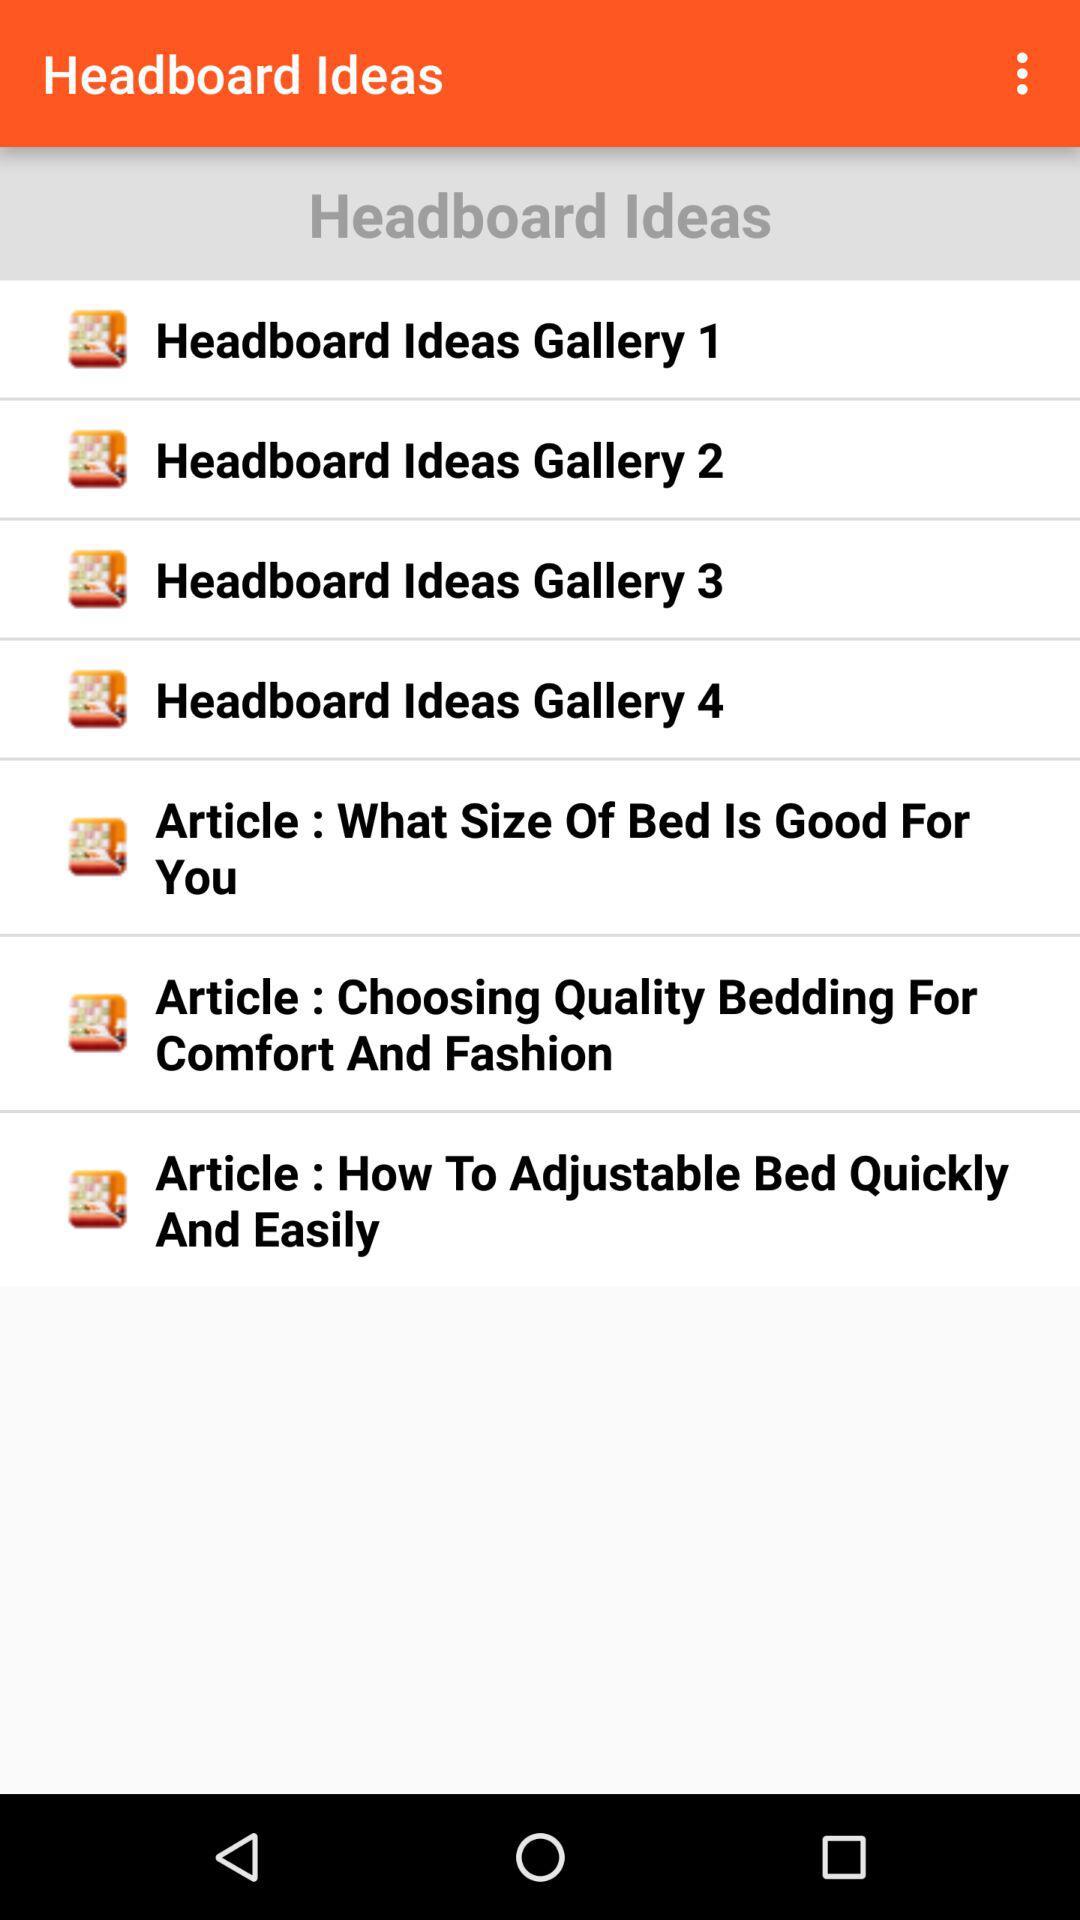 The width and height of the screenshot is (1080, 1920). What do you see at coordinates (1027, 73) in the screenshot?
I see `icon at the top right corner` at bounding box center [1027, 73].